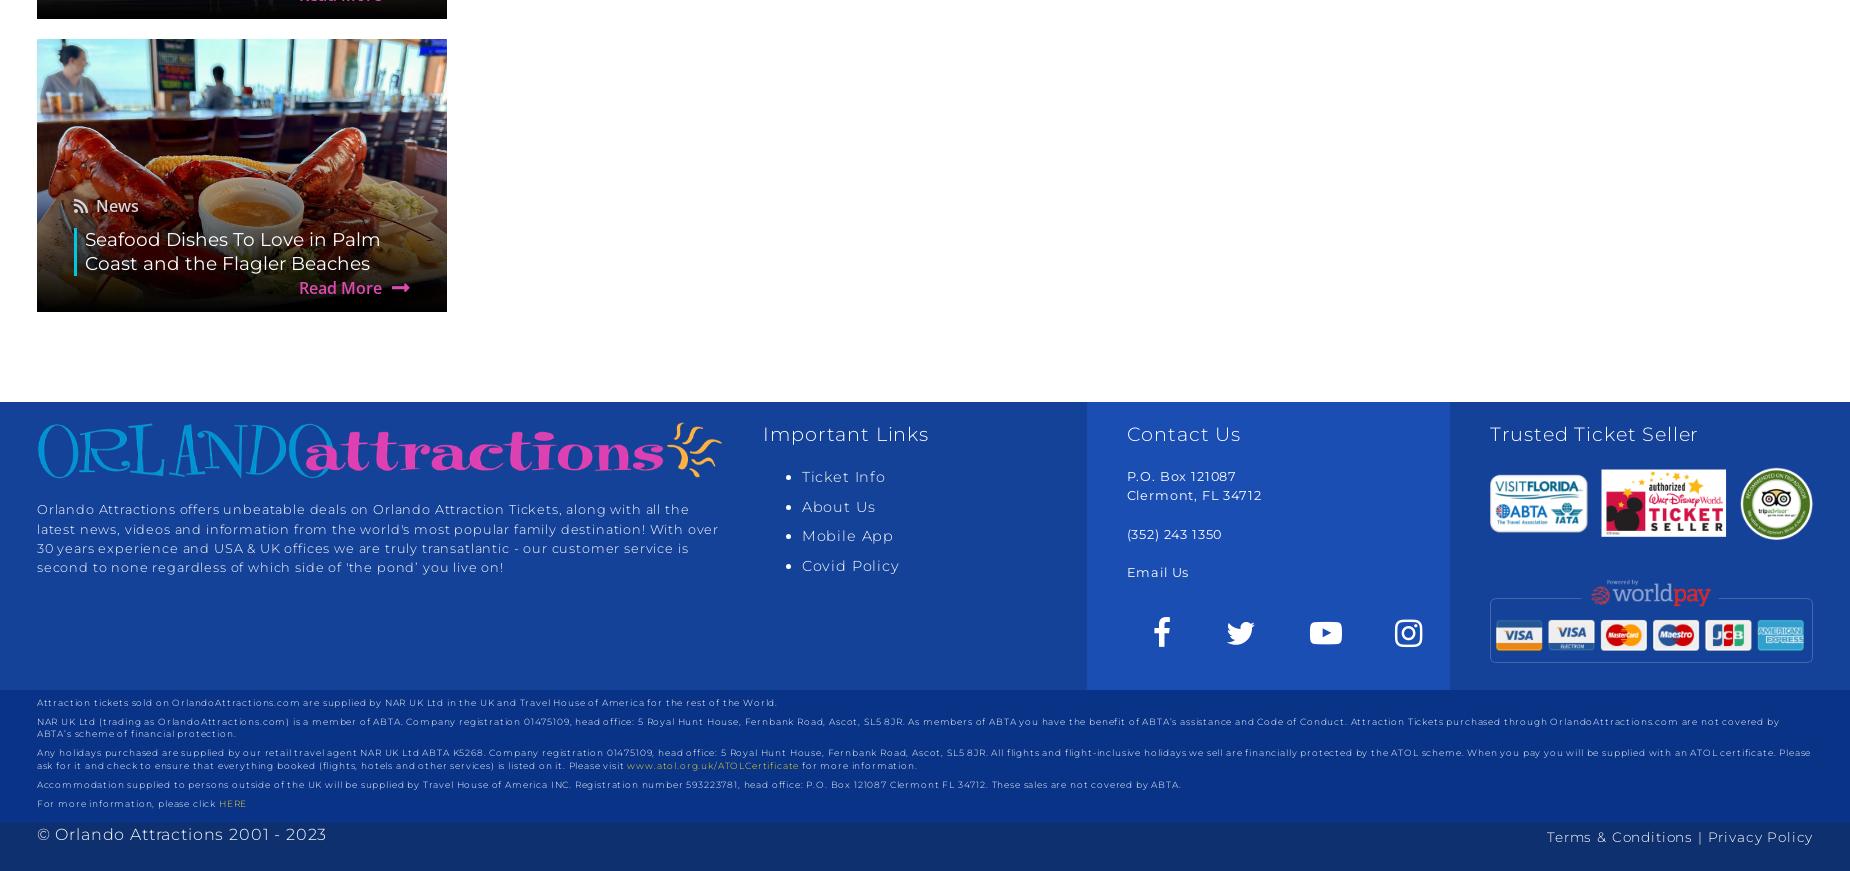  What do you see at coordinates (712, 764) in the screenshot?
I see `'www.atol.org.uk/ATOLCertificate'` at bounding box center [712, 764].